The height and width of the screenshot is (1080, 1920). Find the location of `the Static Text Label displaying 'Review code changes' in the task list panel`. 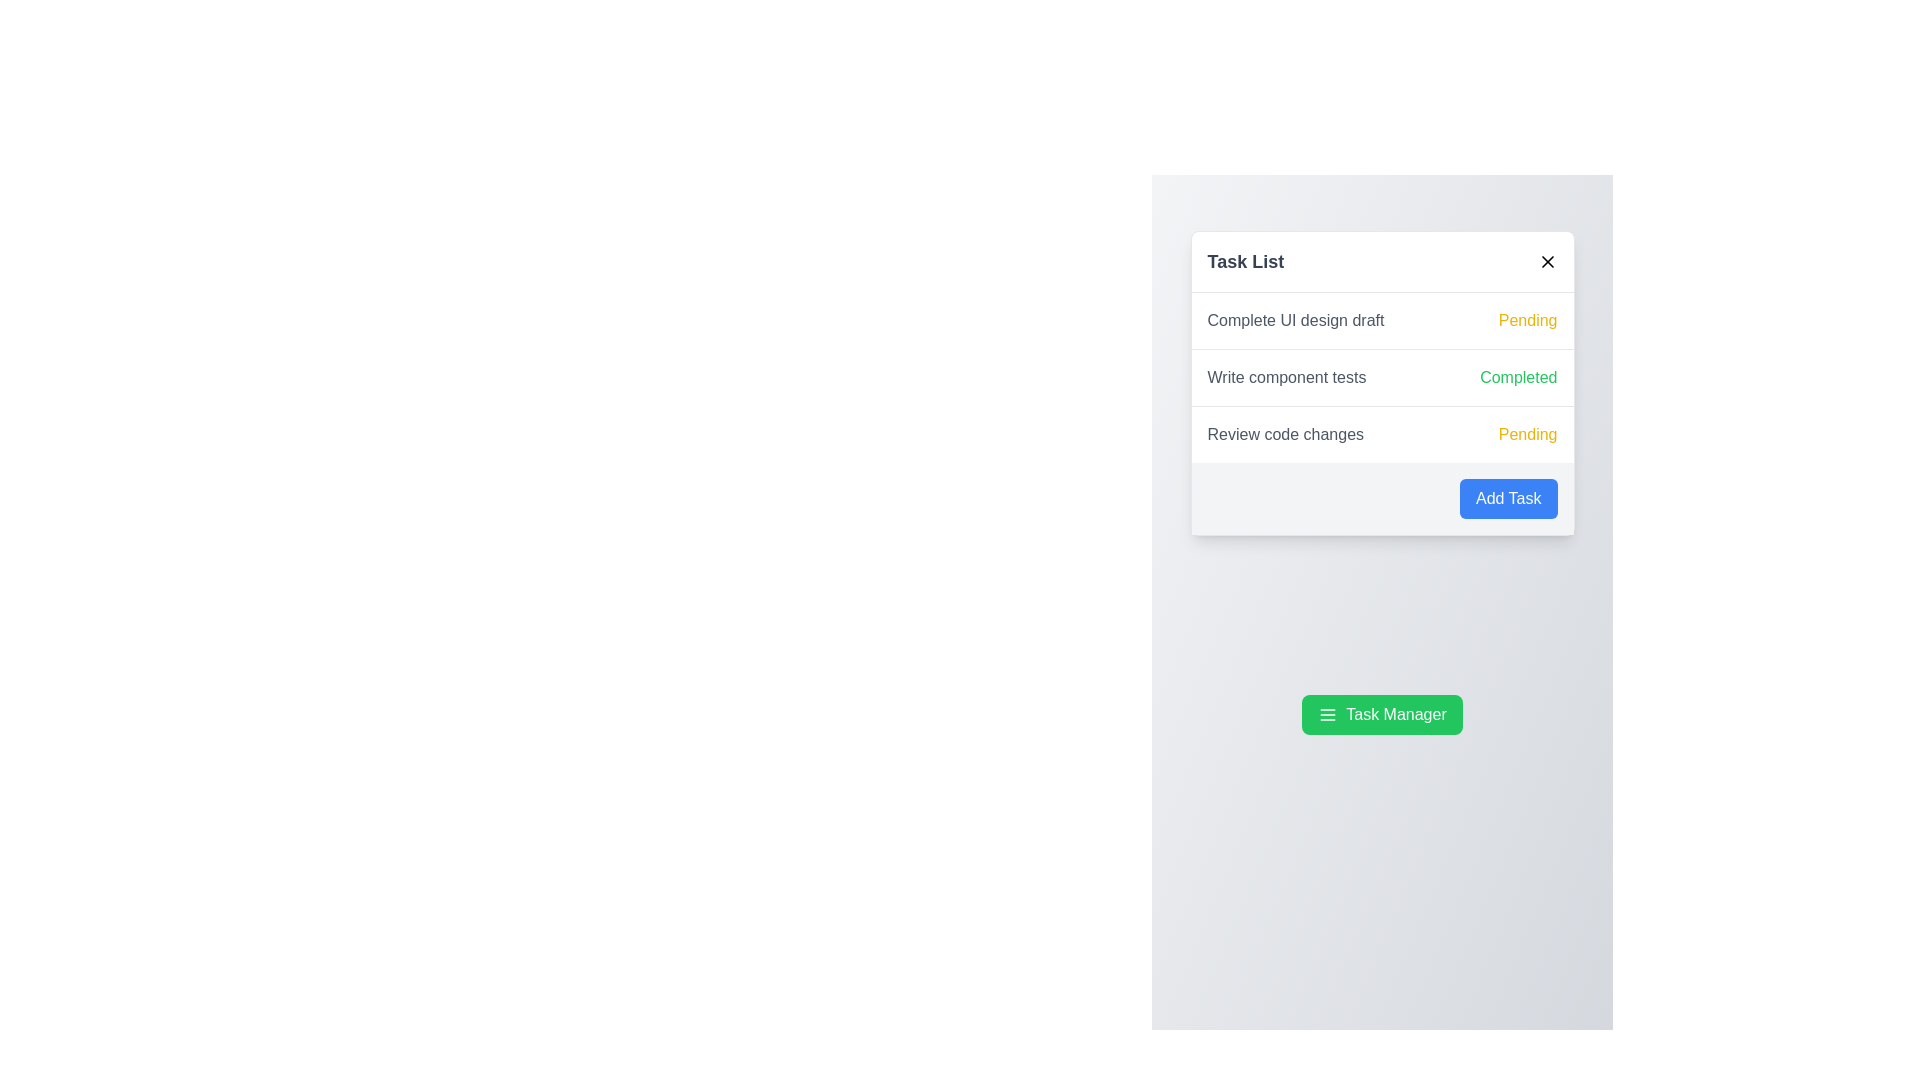

the Static Text Label displaying 'Review code changes' in the task list panel is located at coordinates (1285, 434).